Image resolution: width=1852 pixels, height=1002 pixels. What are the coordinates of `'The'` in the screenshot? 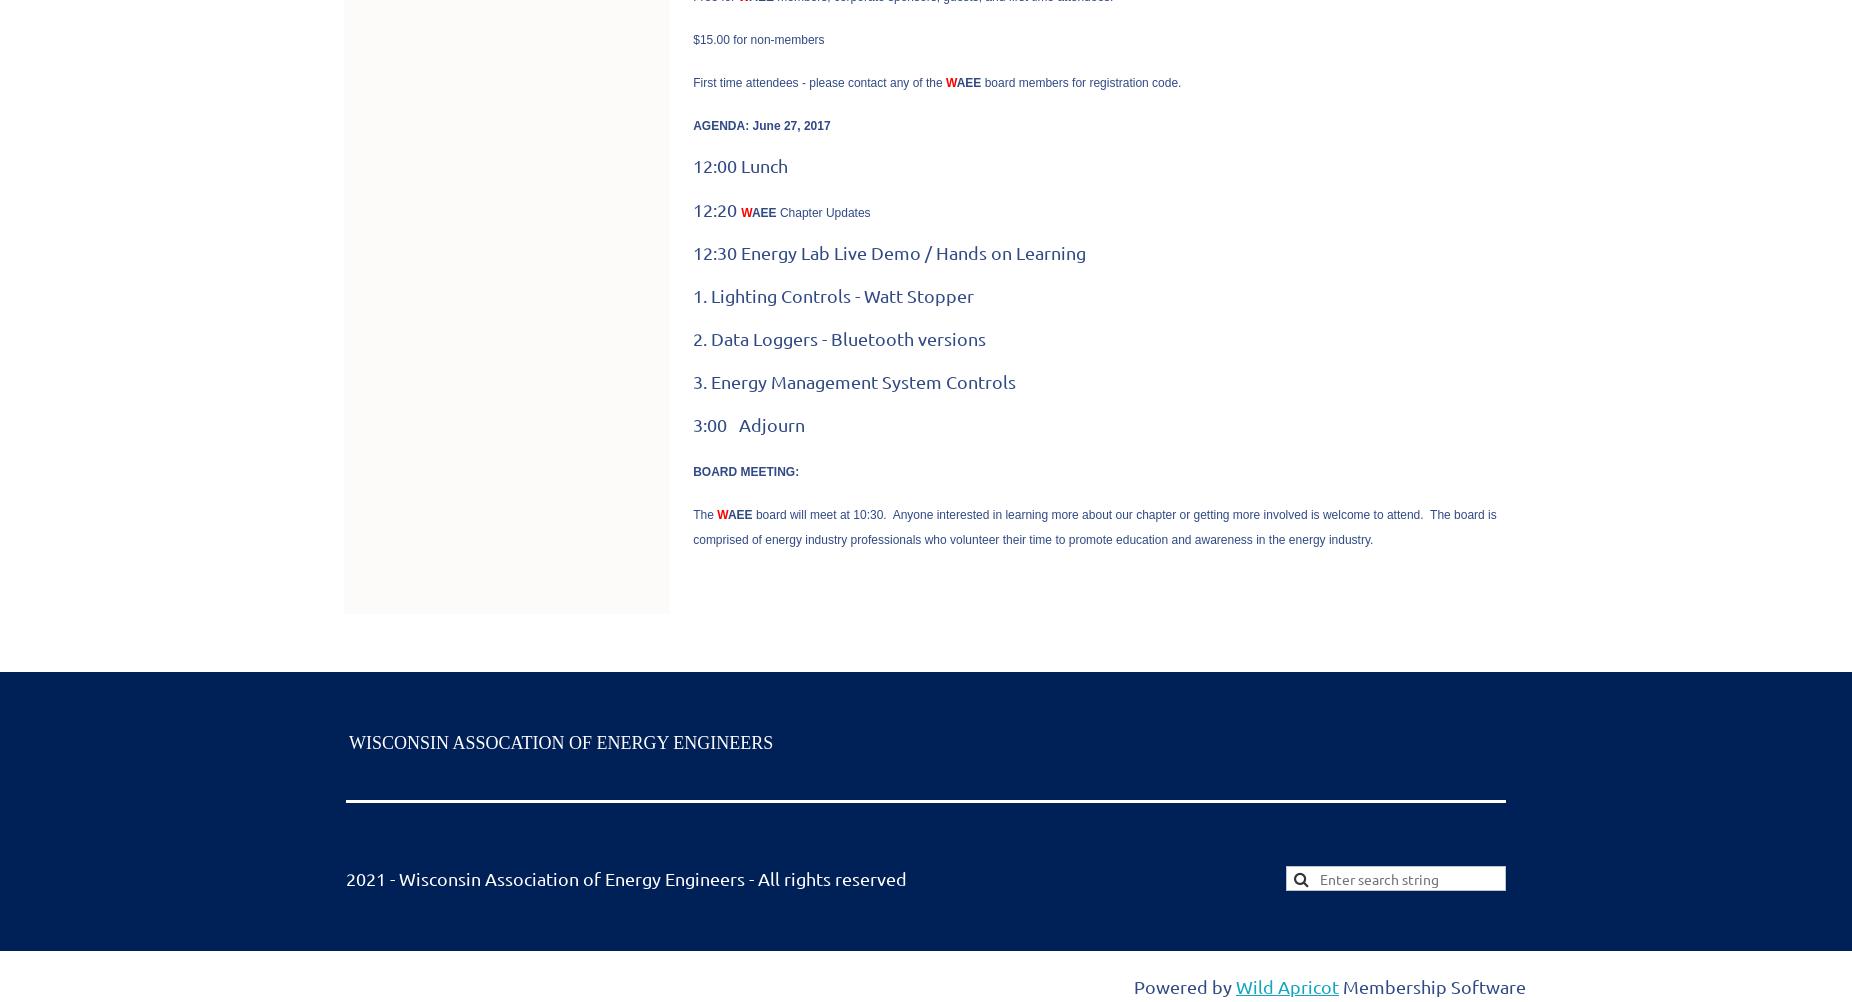 It's located at (705, 514).